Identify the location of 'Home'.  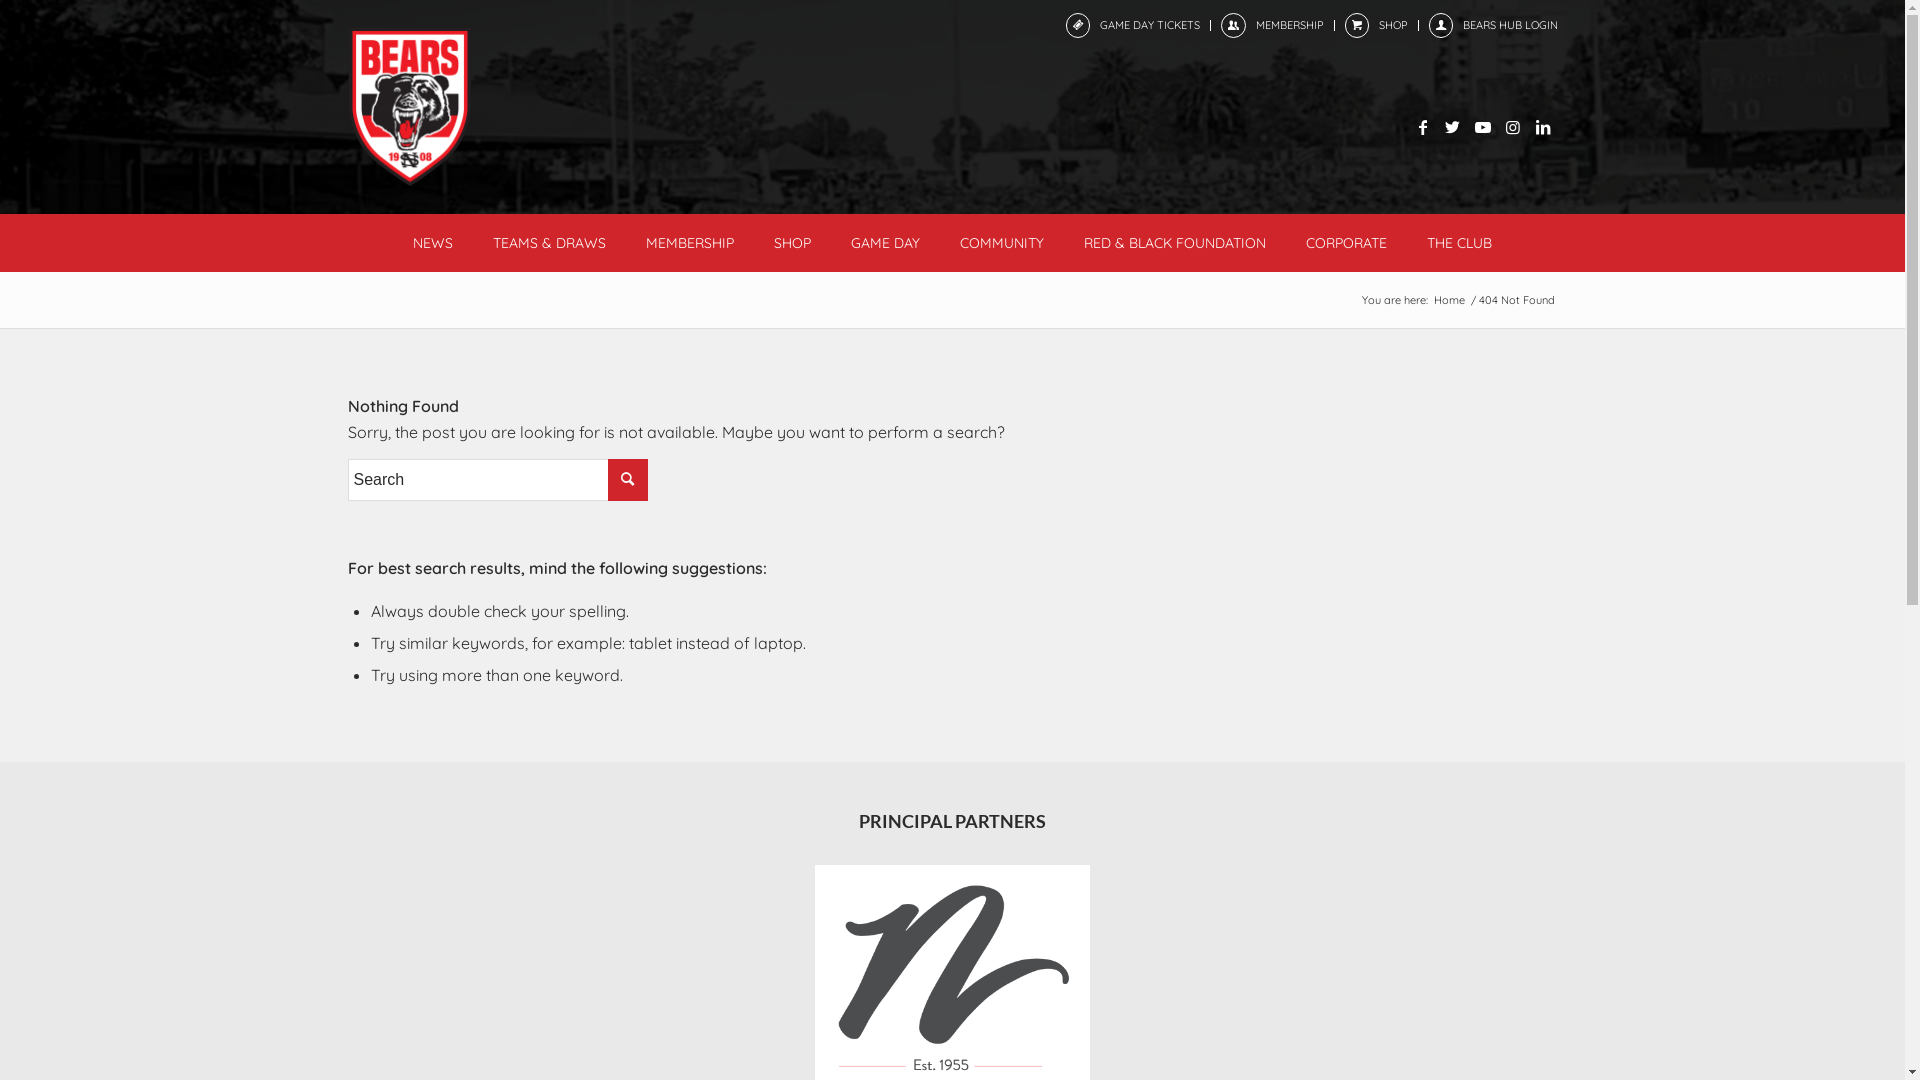
(1448, 300).